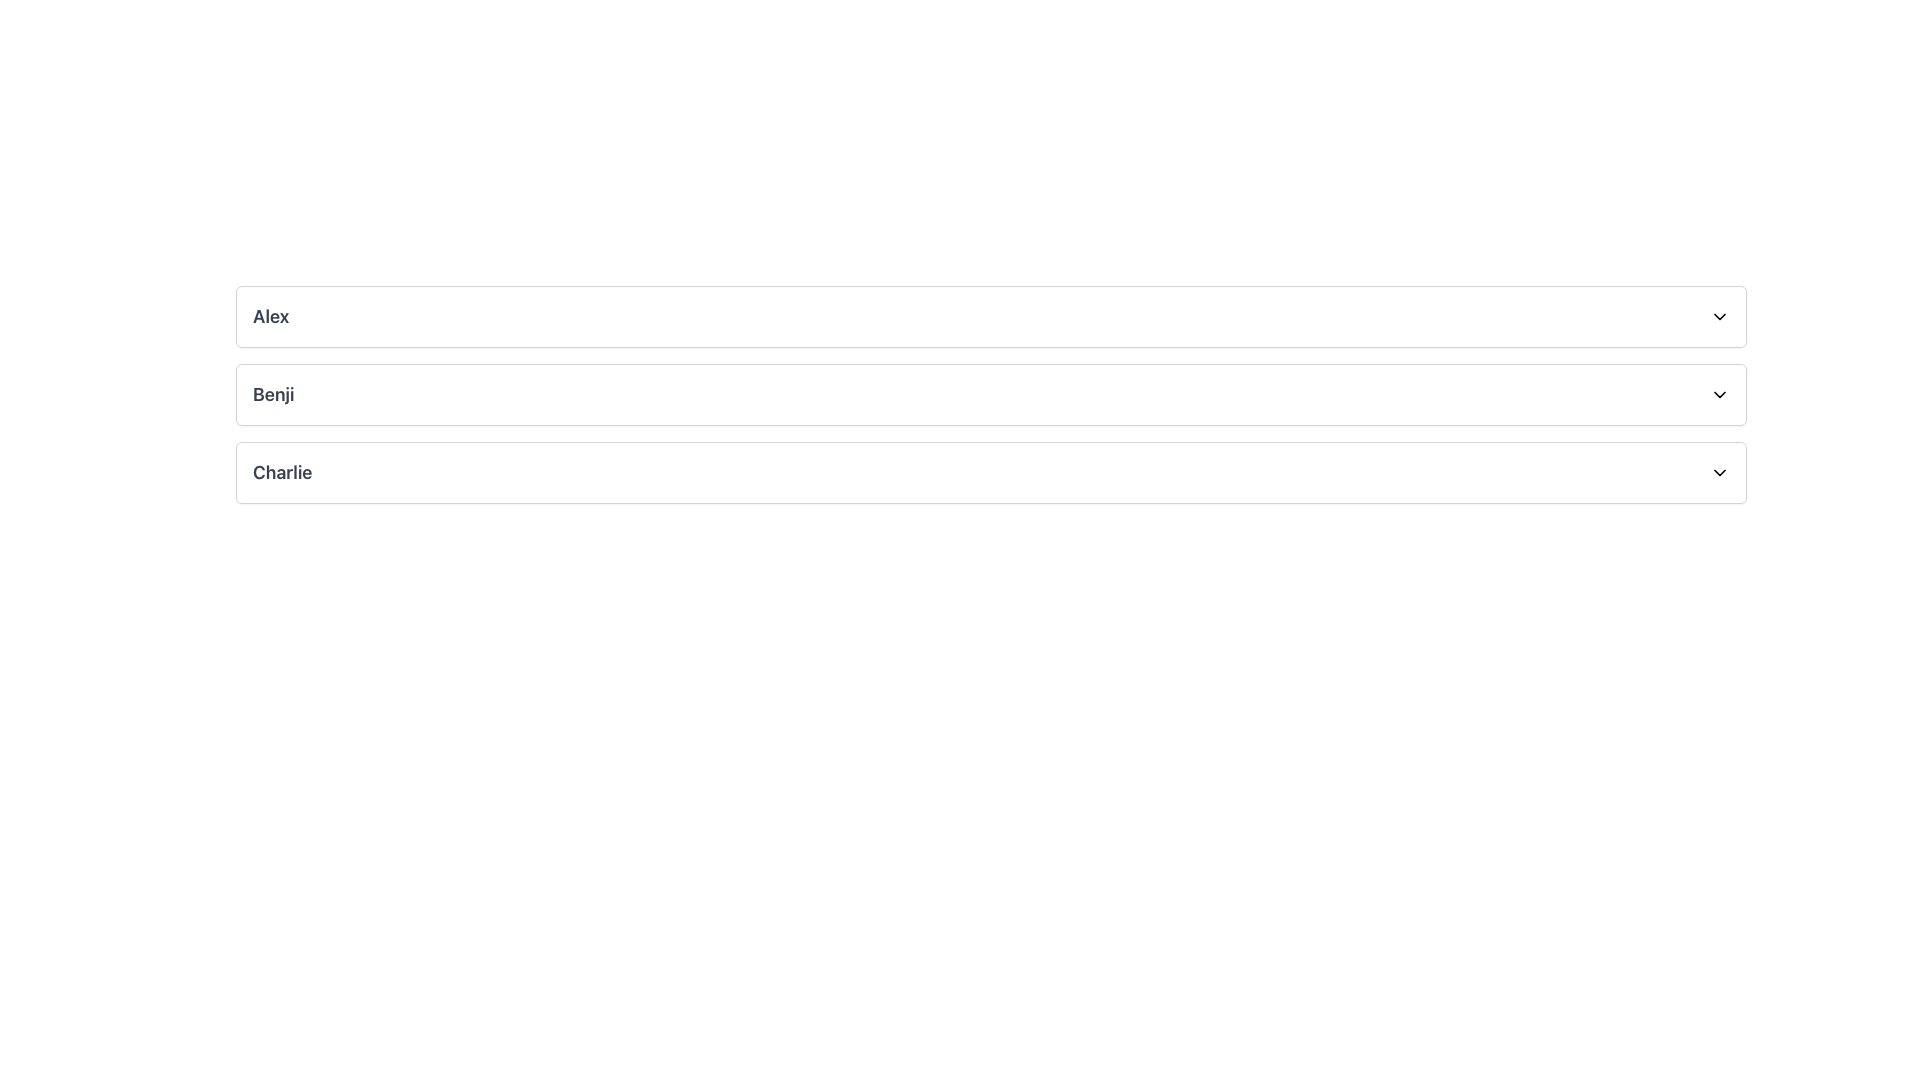  Describe the element at coordinates (991, 394) in the screenshot. I see `on the Dropdown Menu associated with 'Benji', which is the second dropdown in a vertical list between 'Alex' and 'Charlie'` at that location.